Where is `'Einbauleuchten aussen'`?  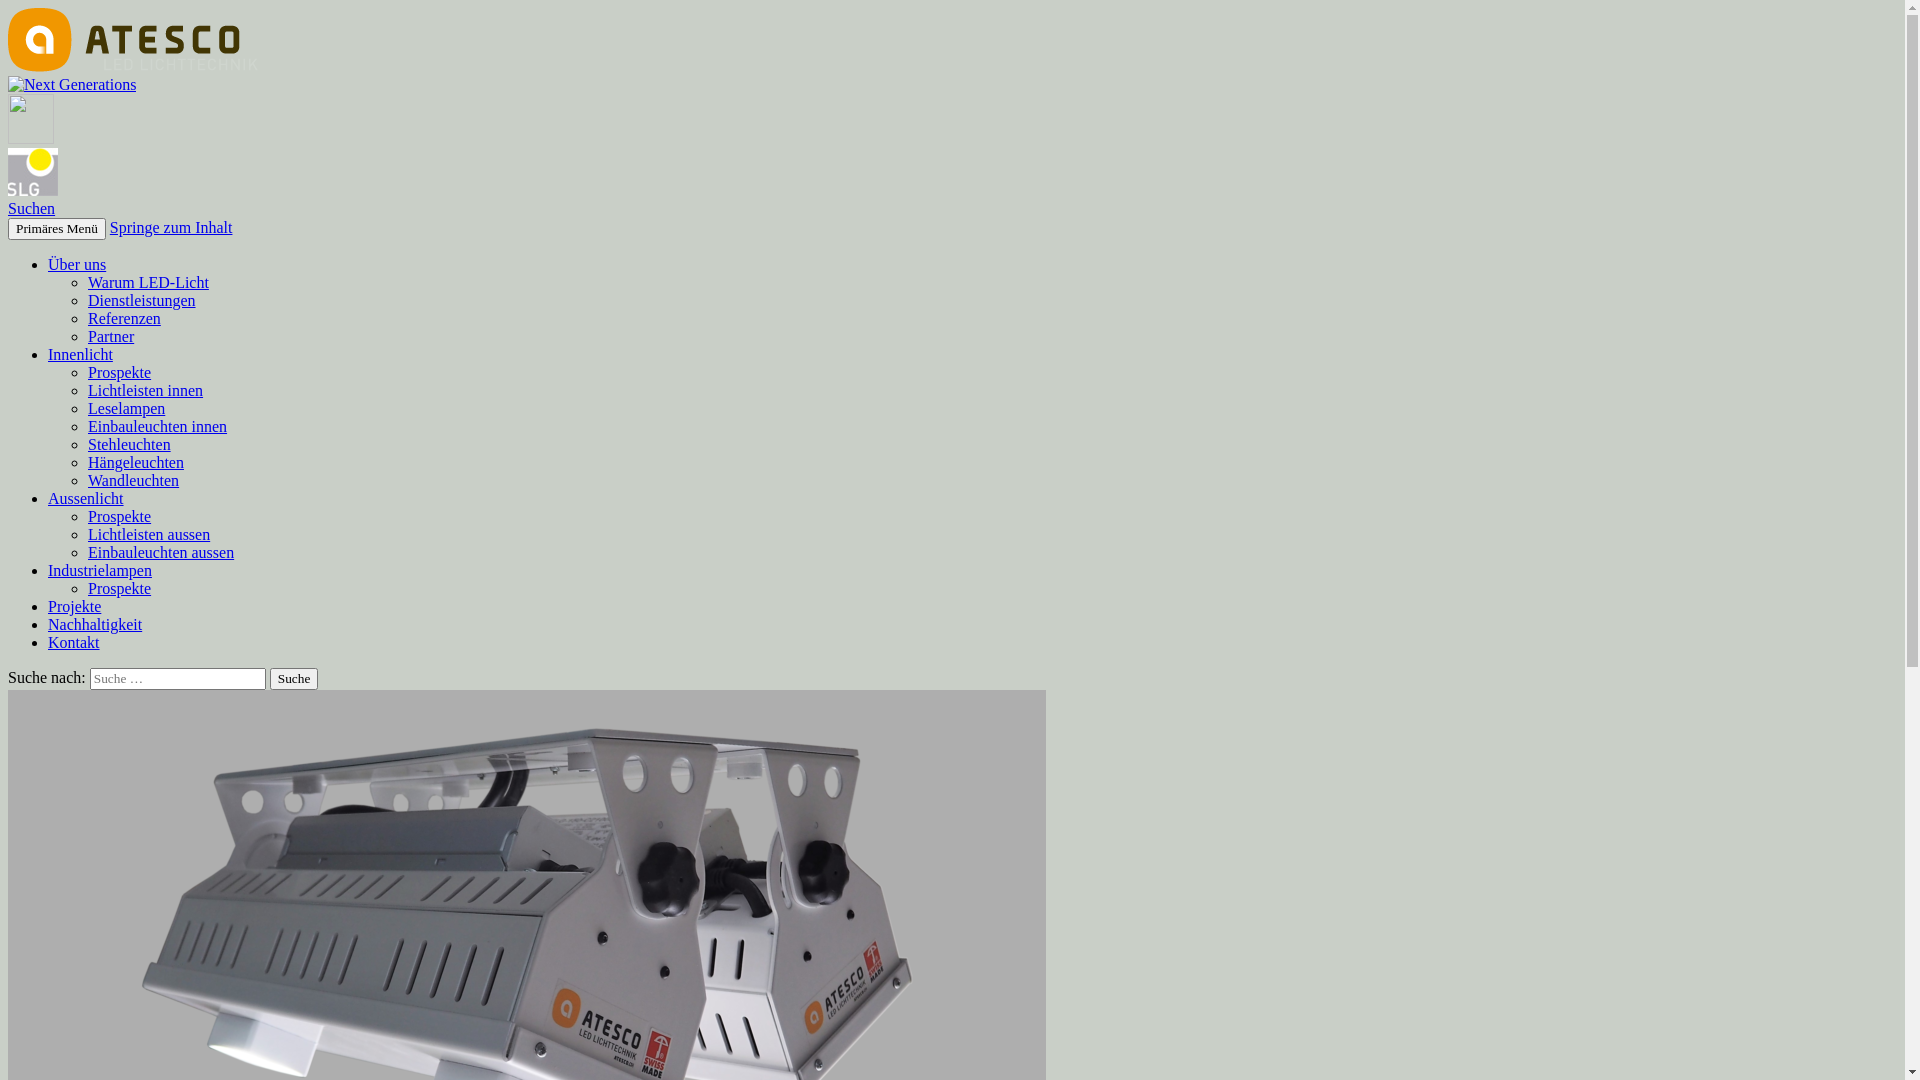 'Einbauleuchten aussen' is located at coordinates (161, 552).